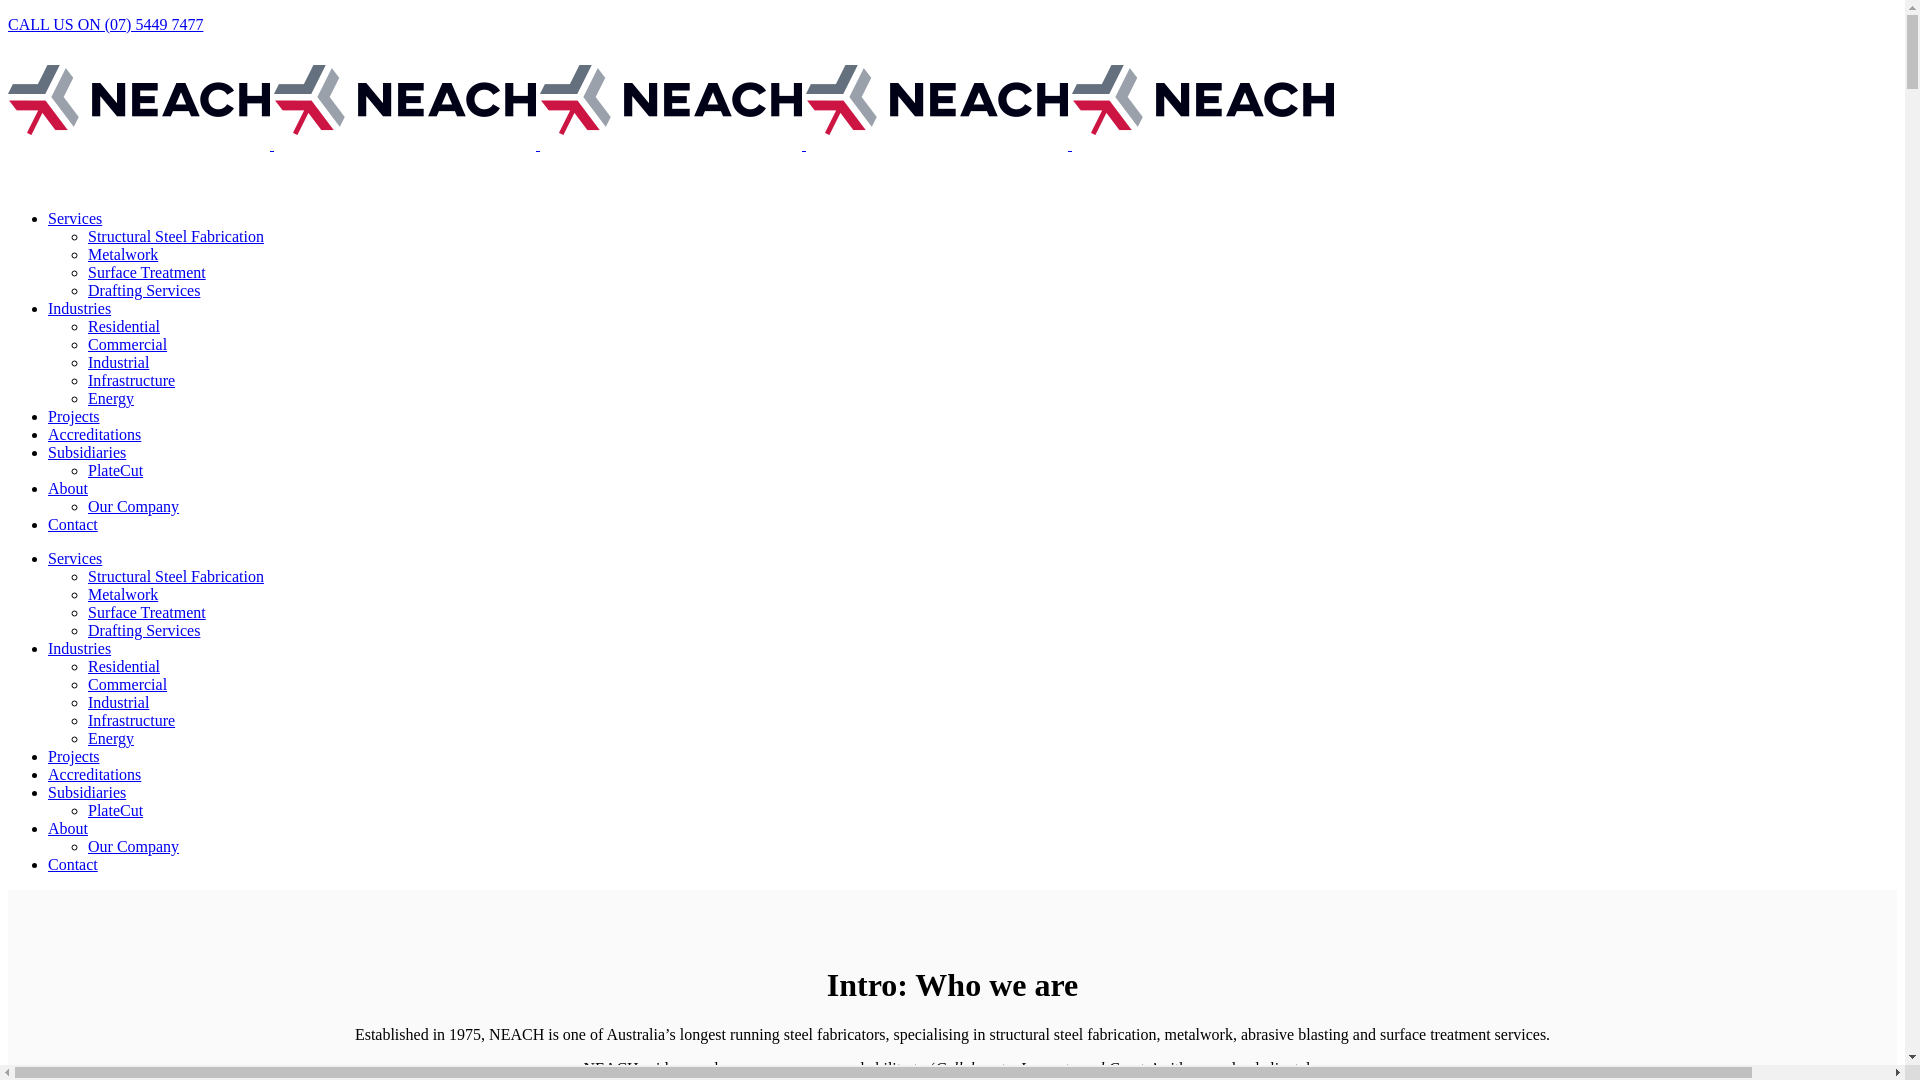  Describe the element at coordinates (123, 666) in the screenshot. I see `'Residential'` at that location.